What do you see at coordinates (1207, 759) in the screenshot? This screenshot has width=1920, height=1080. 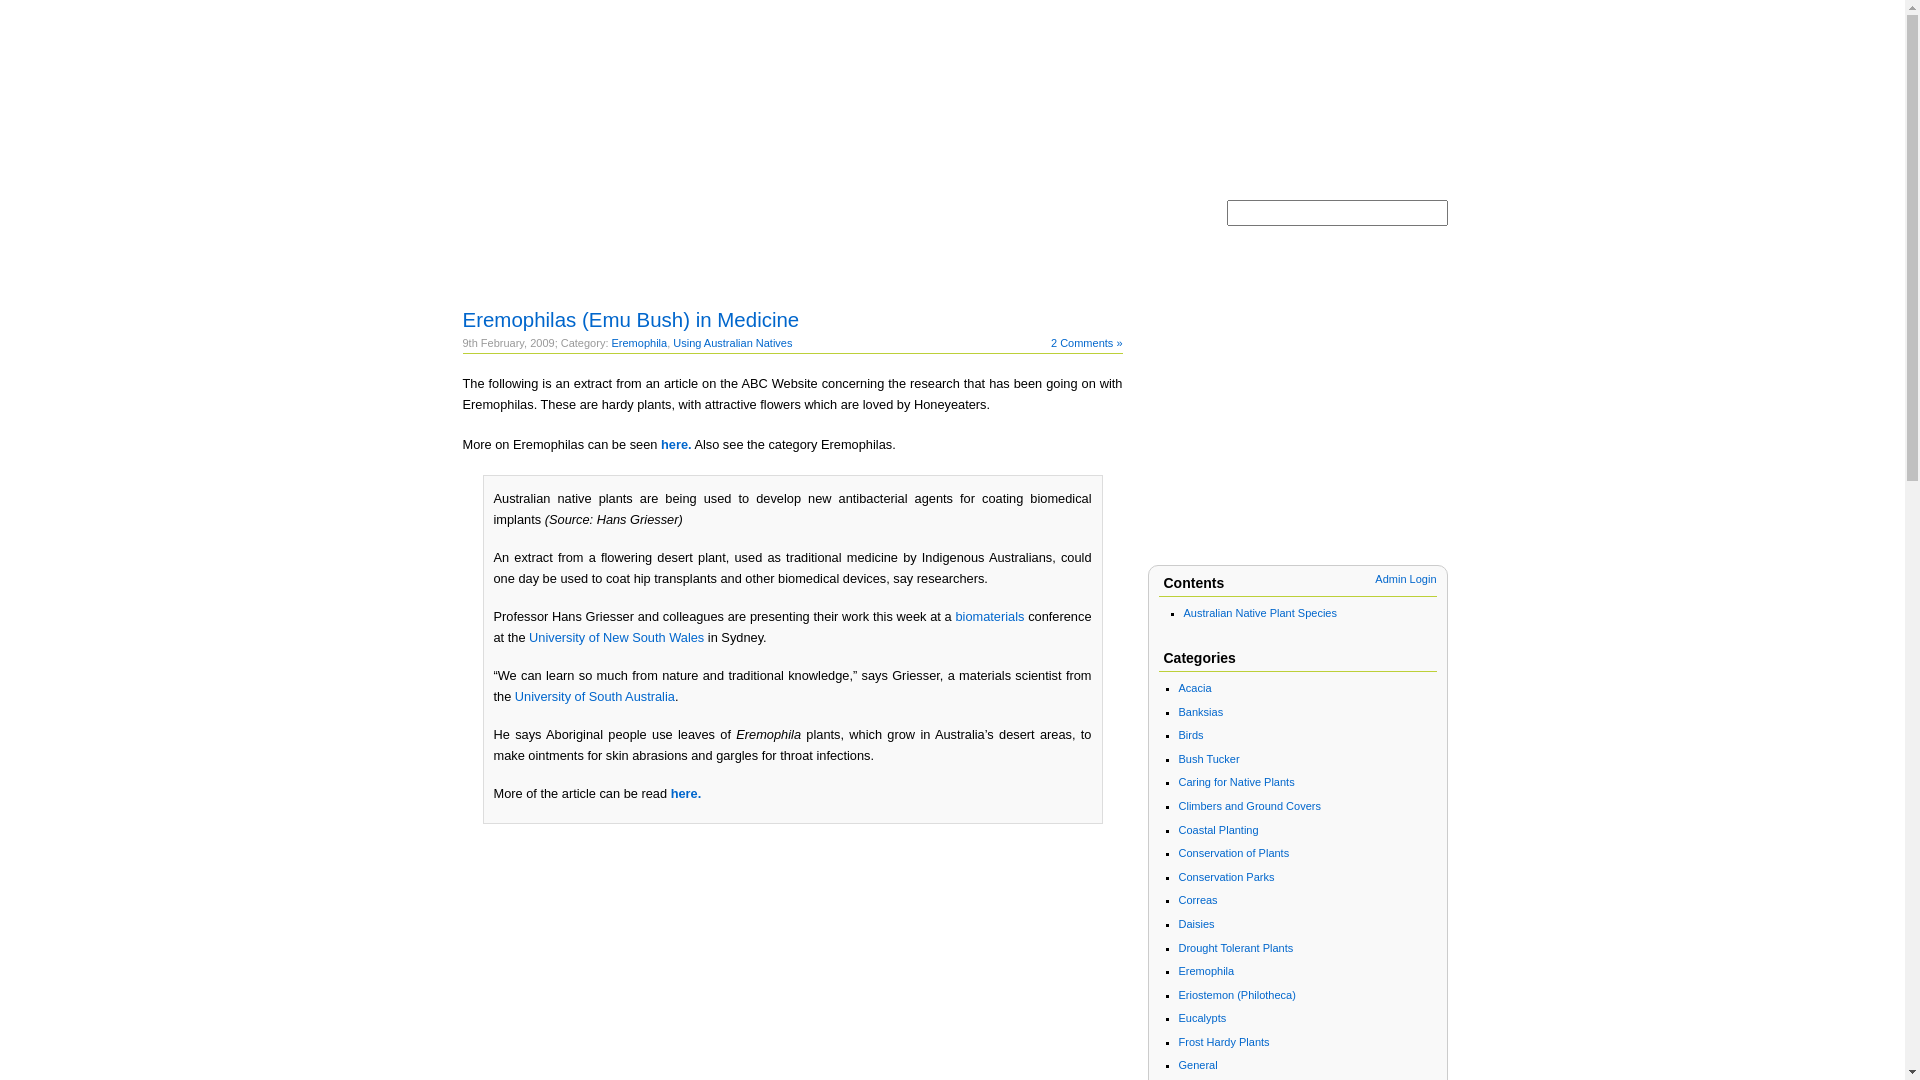 I see `'Bush Tucker'` at bounding box center [1207, 759].